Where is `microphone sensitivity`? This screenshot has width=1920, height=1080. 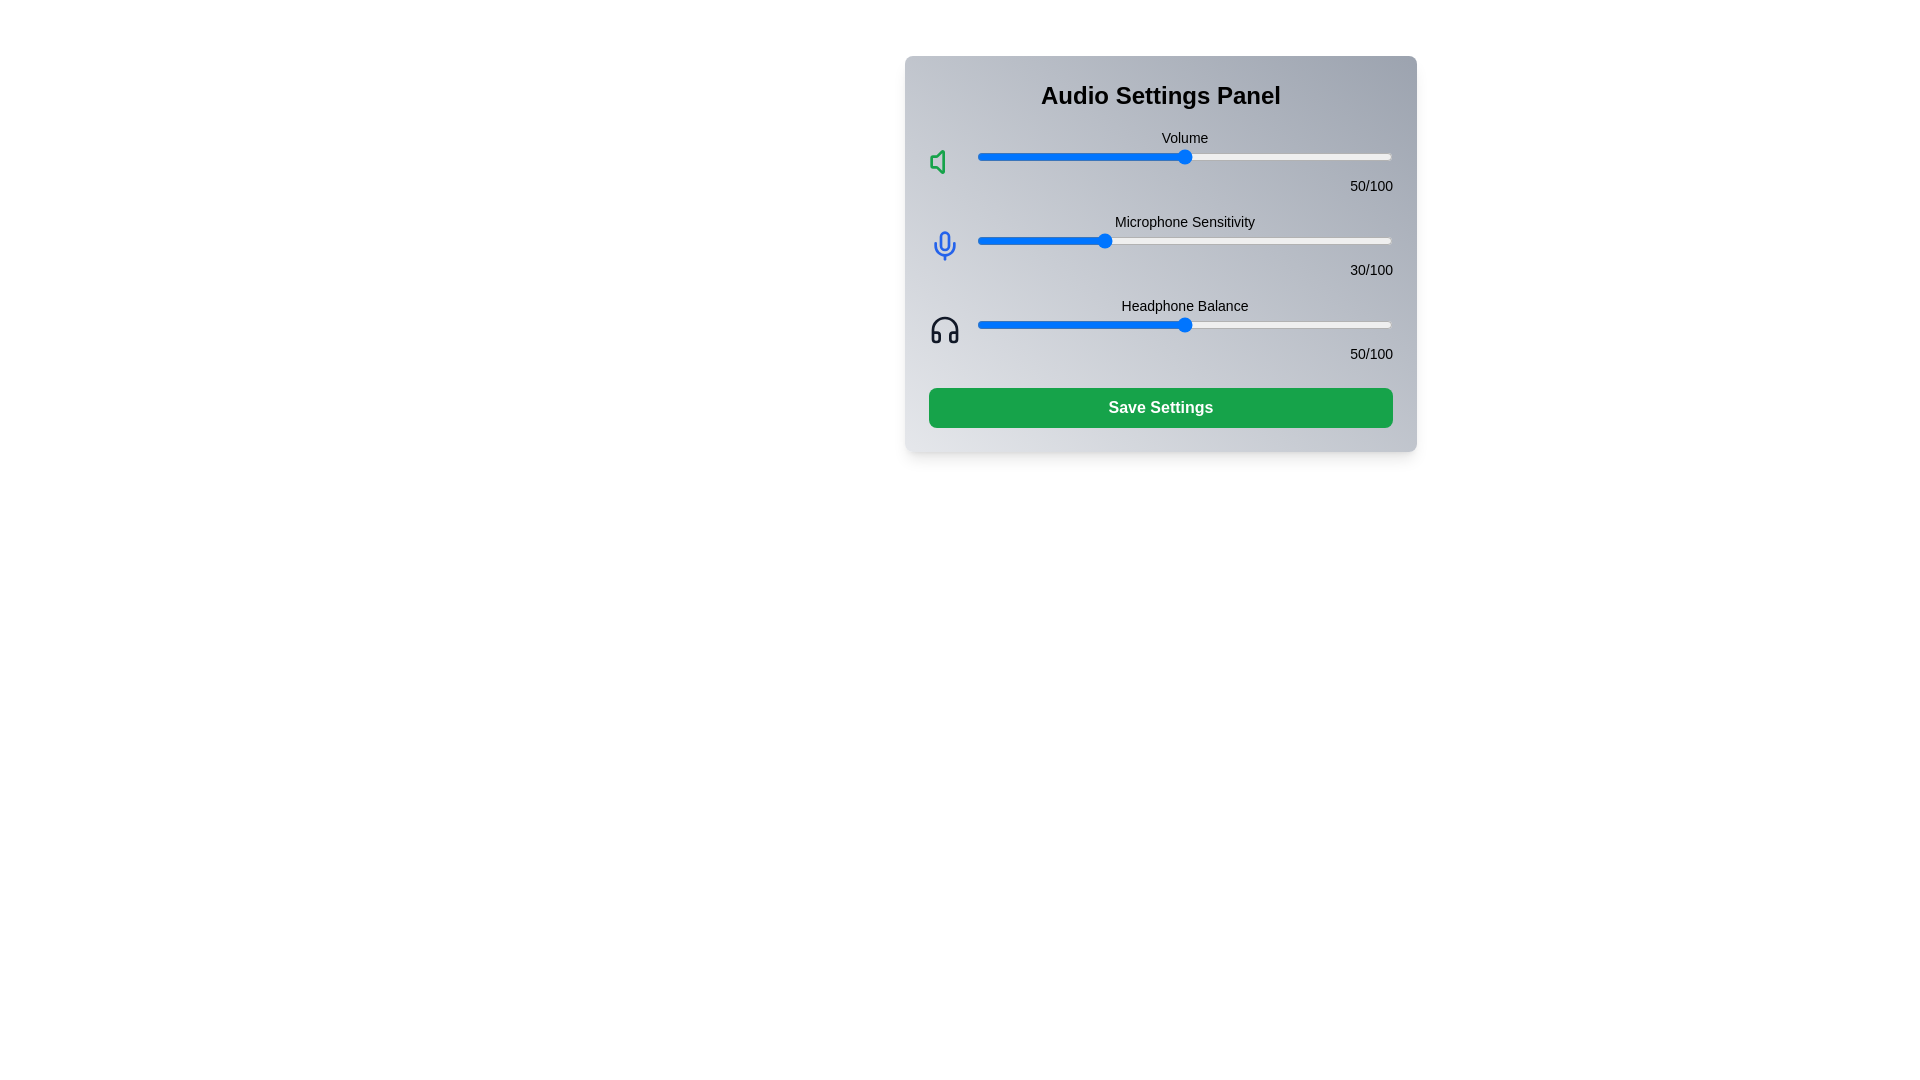 microphone sensitivity is located at coordinates (1271, 239).